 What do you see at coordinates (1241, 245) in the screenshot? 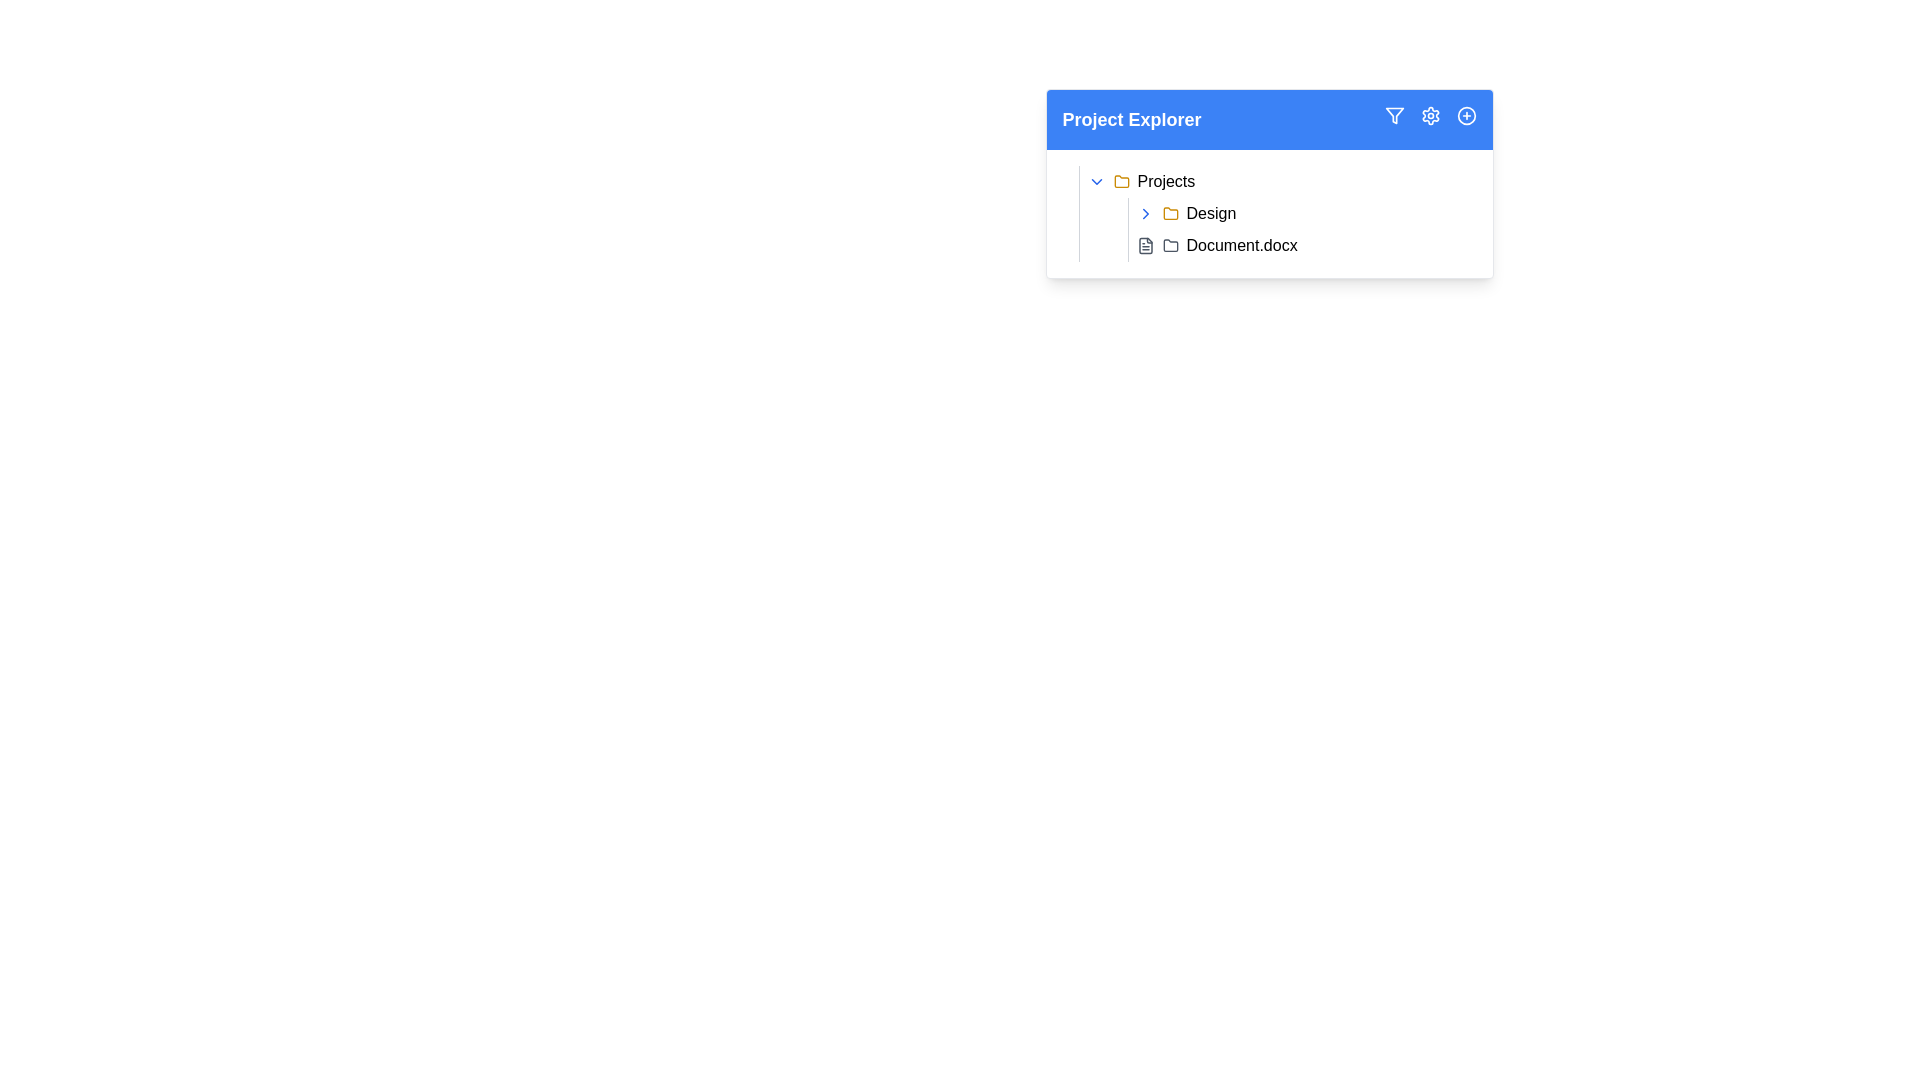
I see `the text label representing a document file located under the 'Design' folder in the 'Projects' directory` at bounding box center [1241, 245].